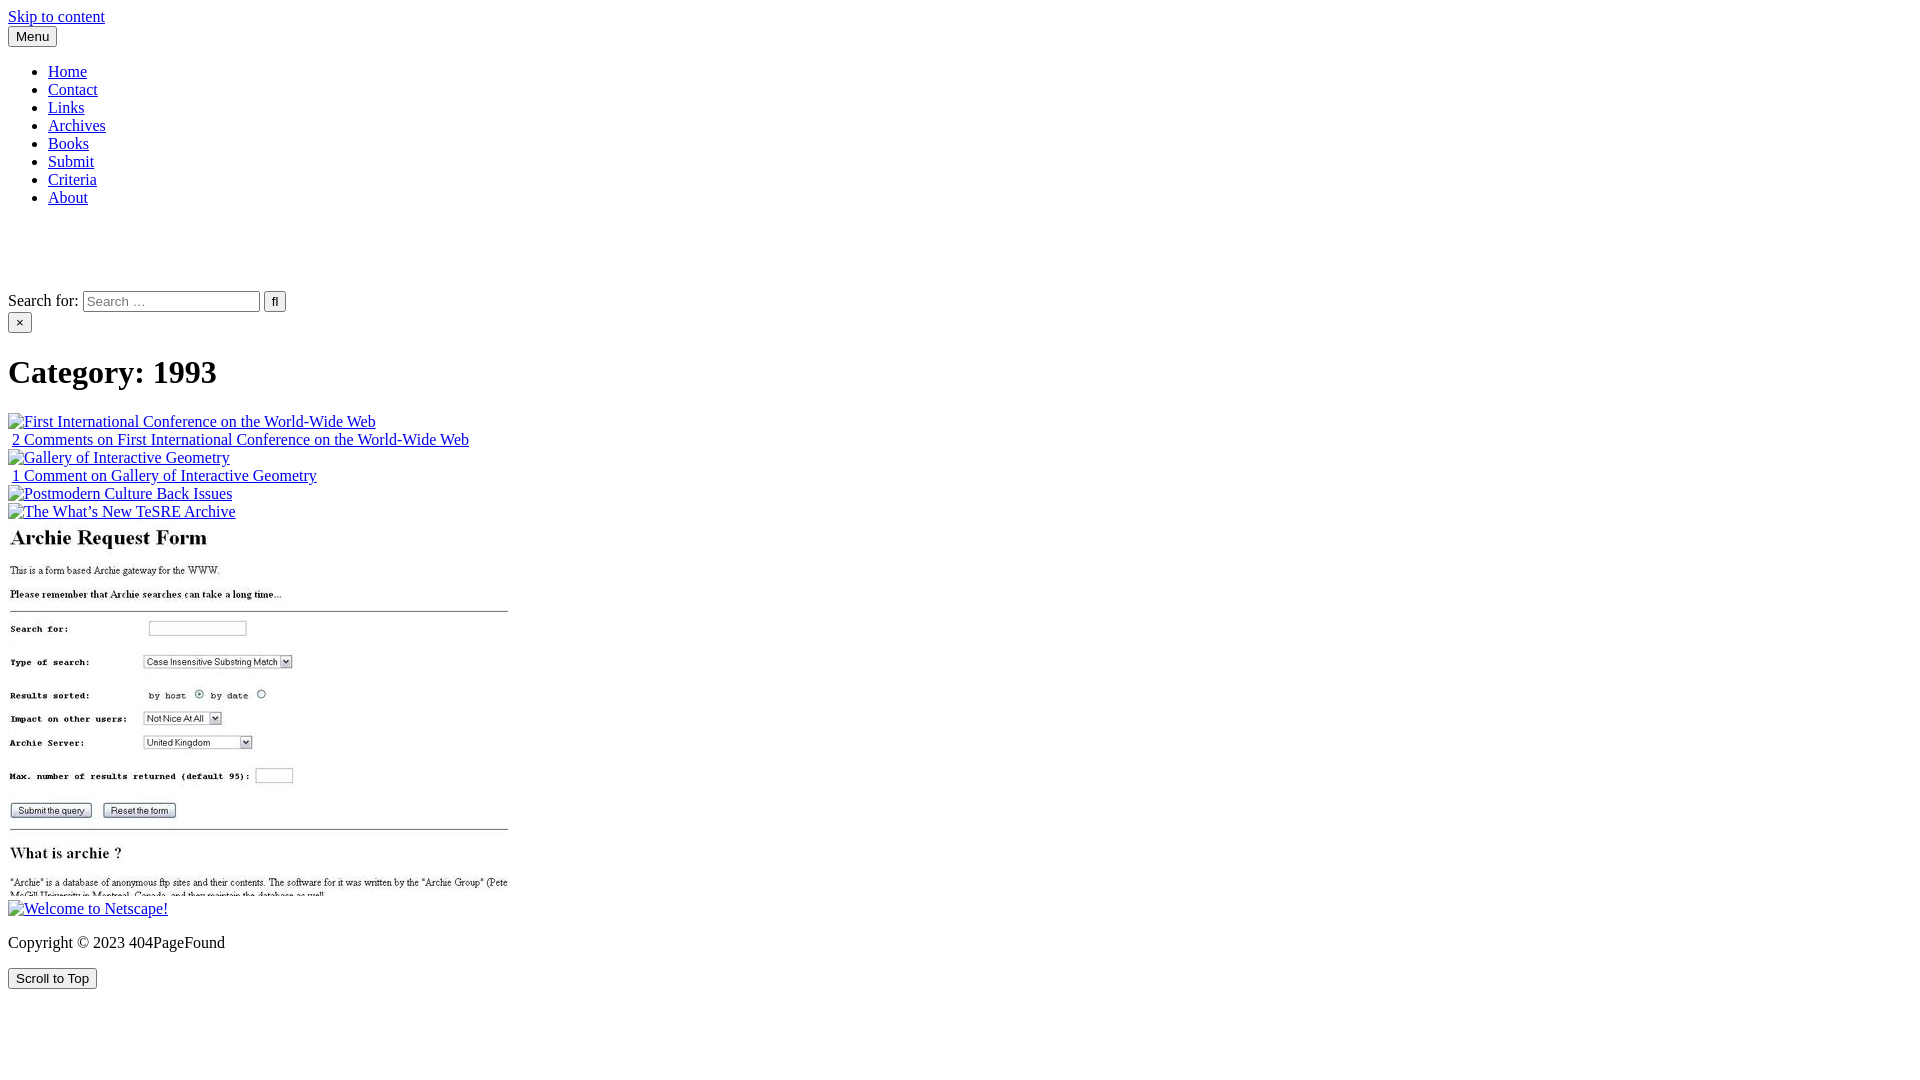 The width and height of the screenshot is (1920, 1080). What do you see at coordinates (48, 107) in the screenshot?
I see `'Links'` at bounding box center [48, 107].